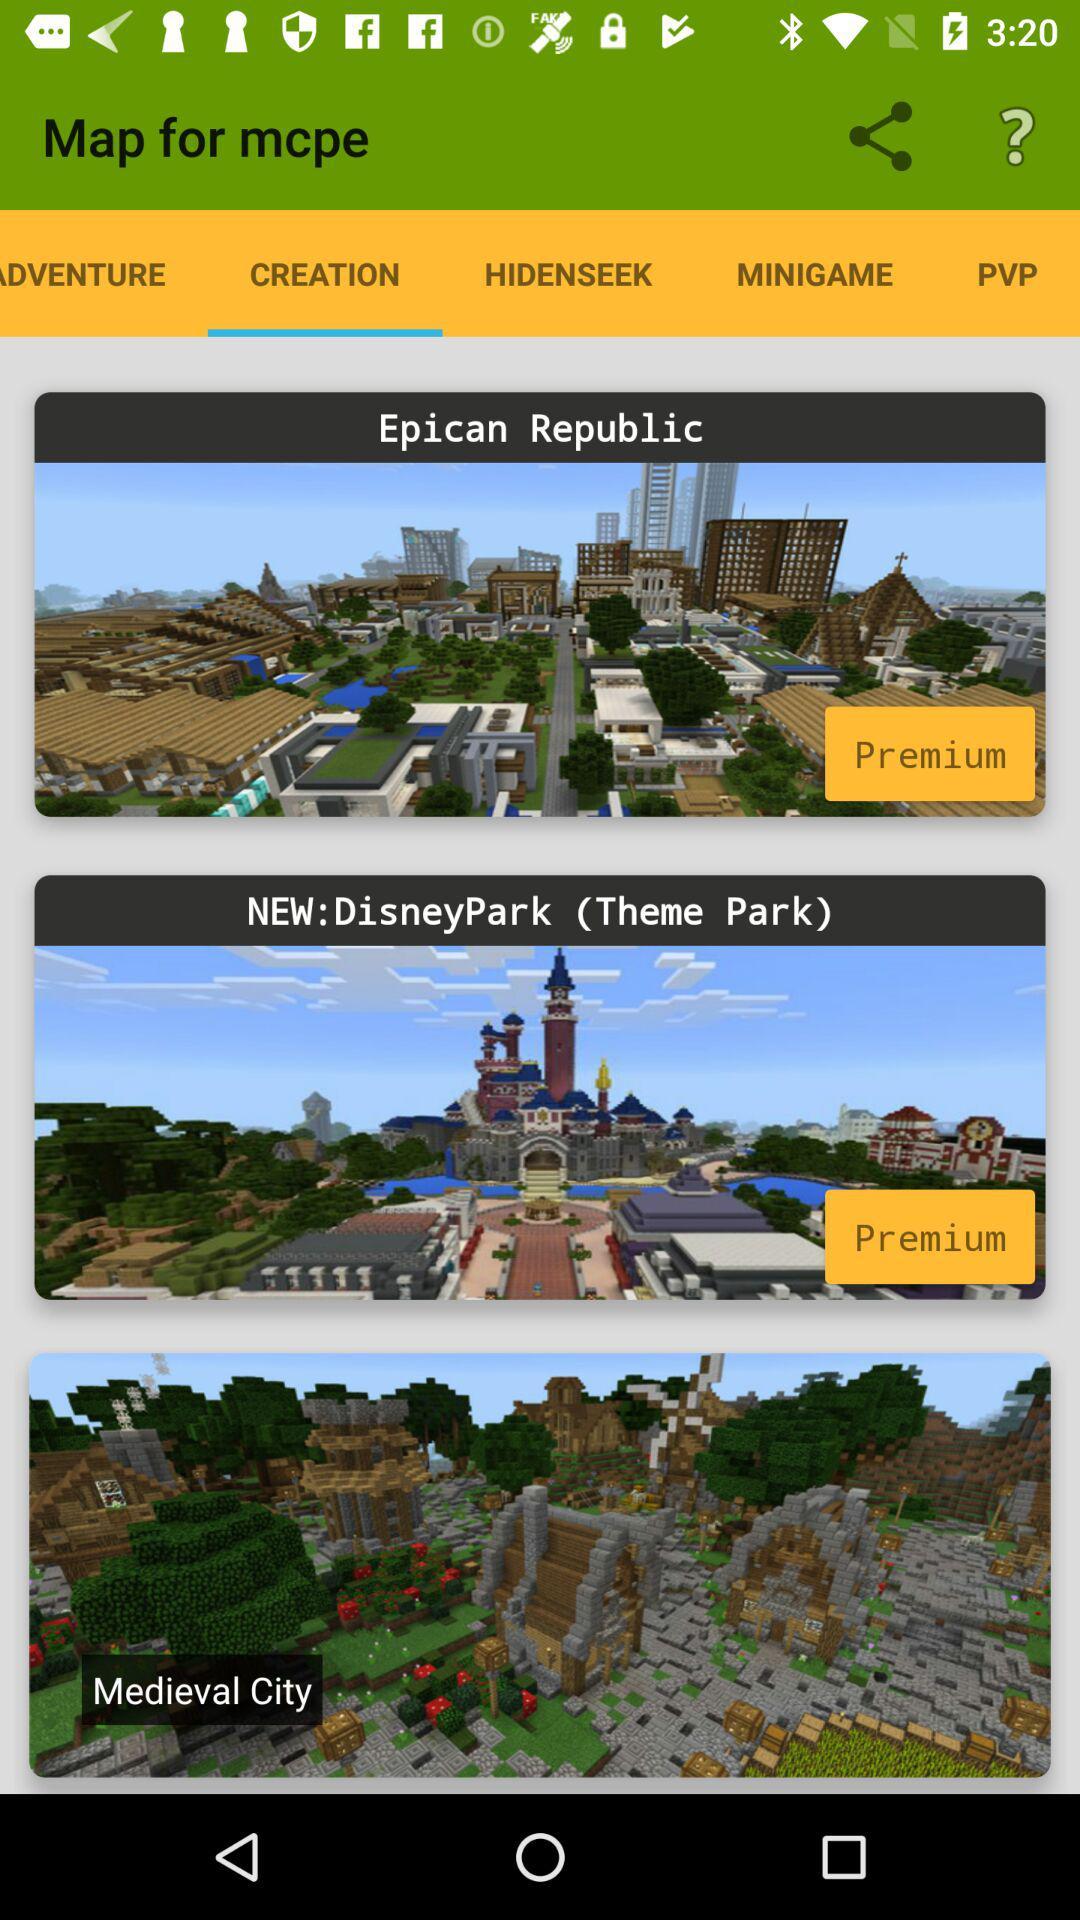  I want to click on premium link for epican republic map, so click(540, 638).